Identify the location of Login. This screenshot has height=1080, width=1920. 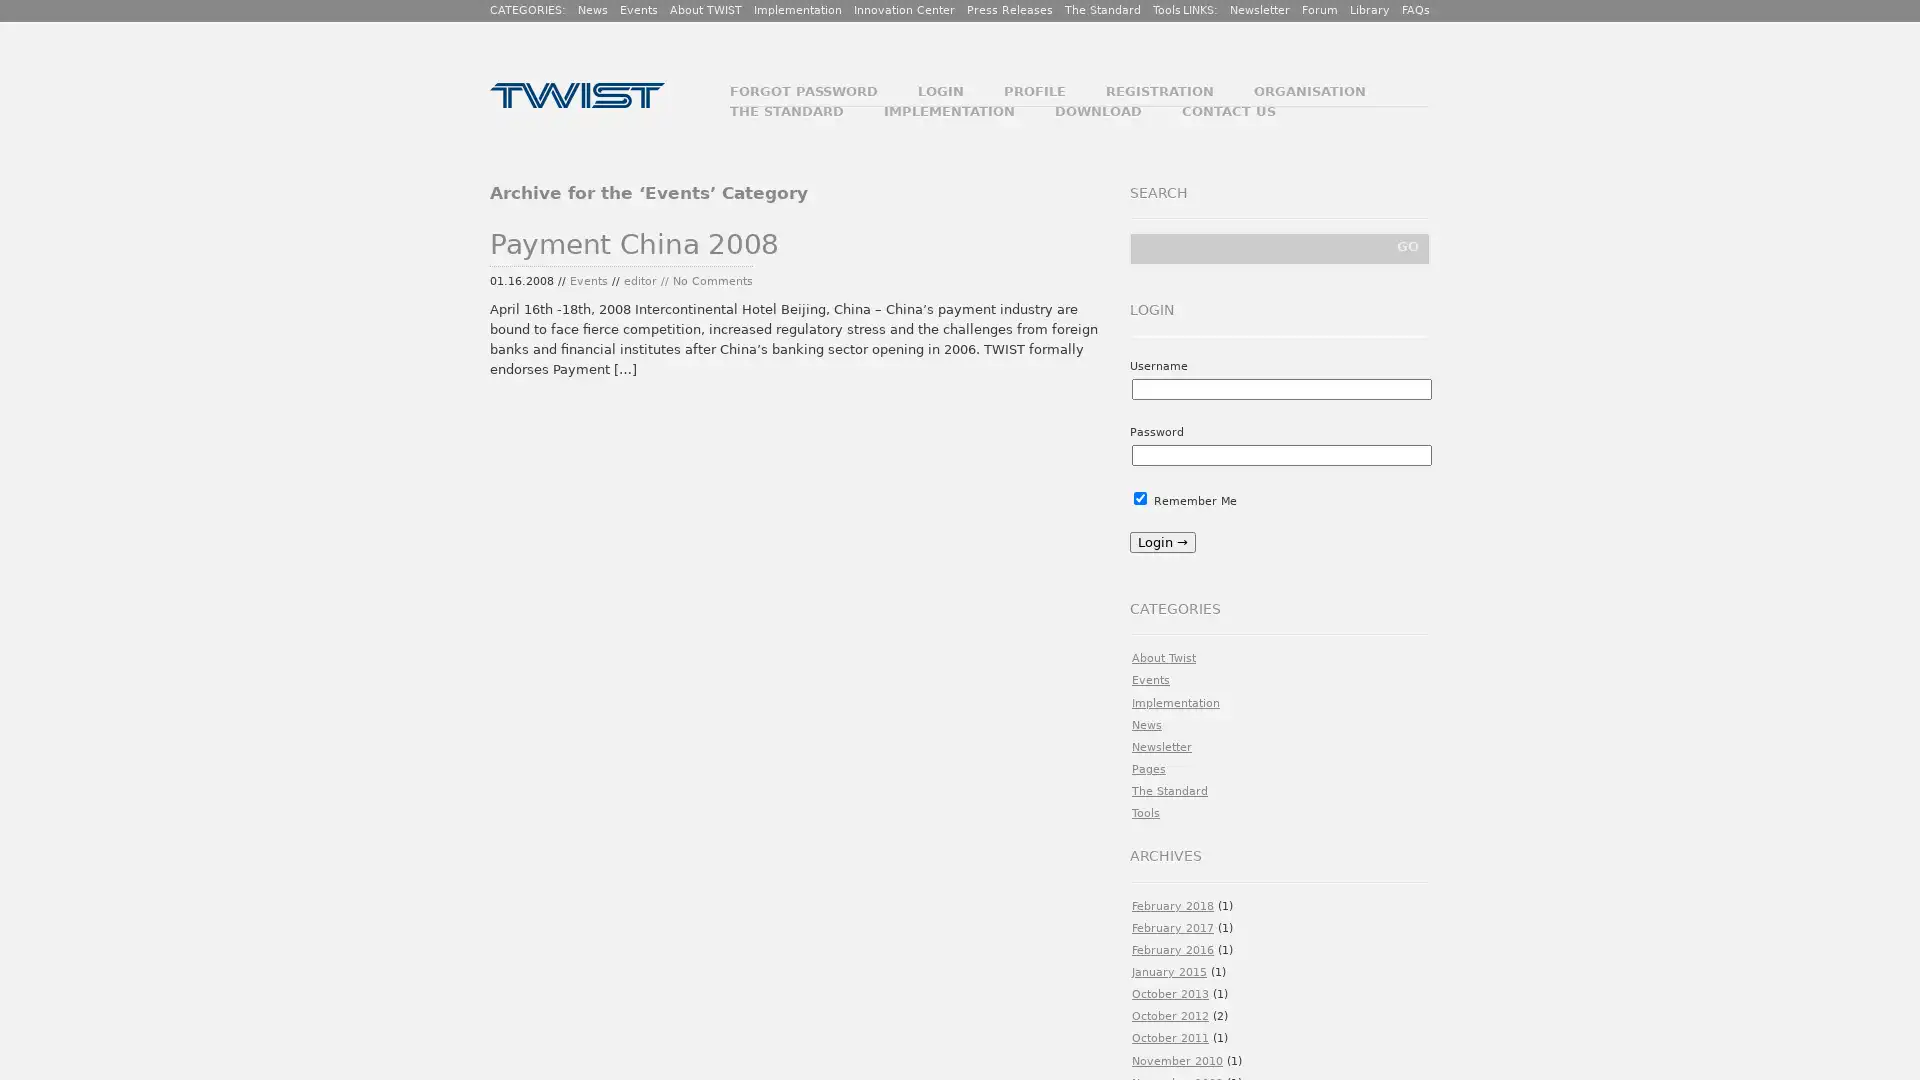
(1162, 542).